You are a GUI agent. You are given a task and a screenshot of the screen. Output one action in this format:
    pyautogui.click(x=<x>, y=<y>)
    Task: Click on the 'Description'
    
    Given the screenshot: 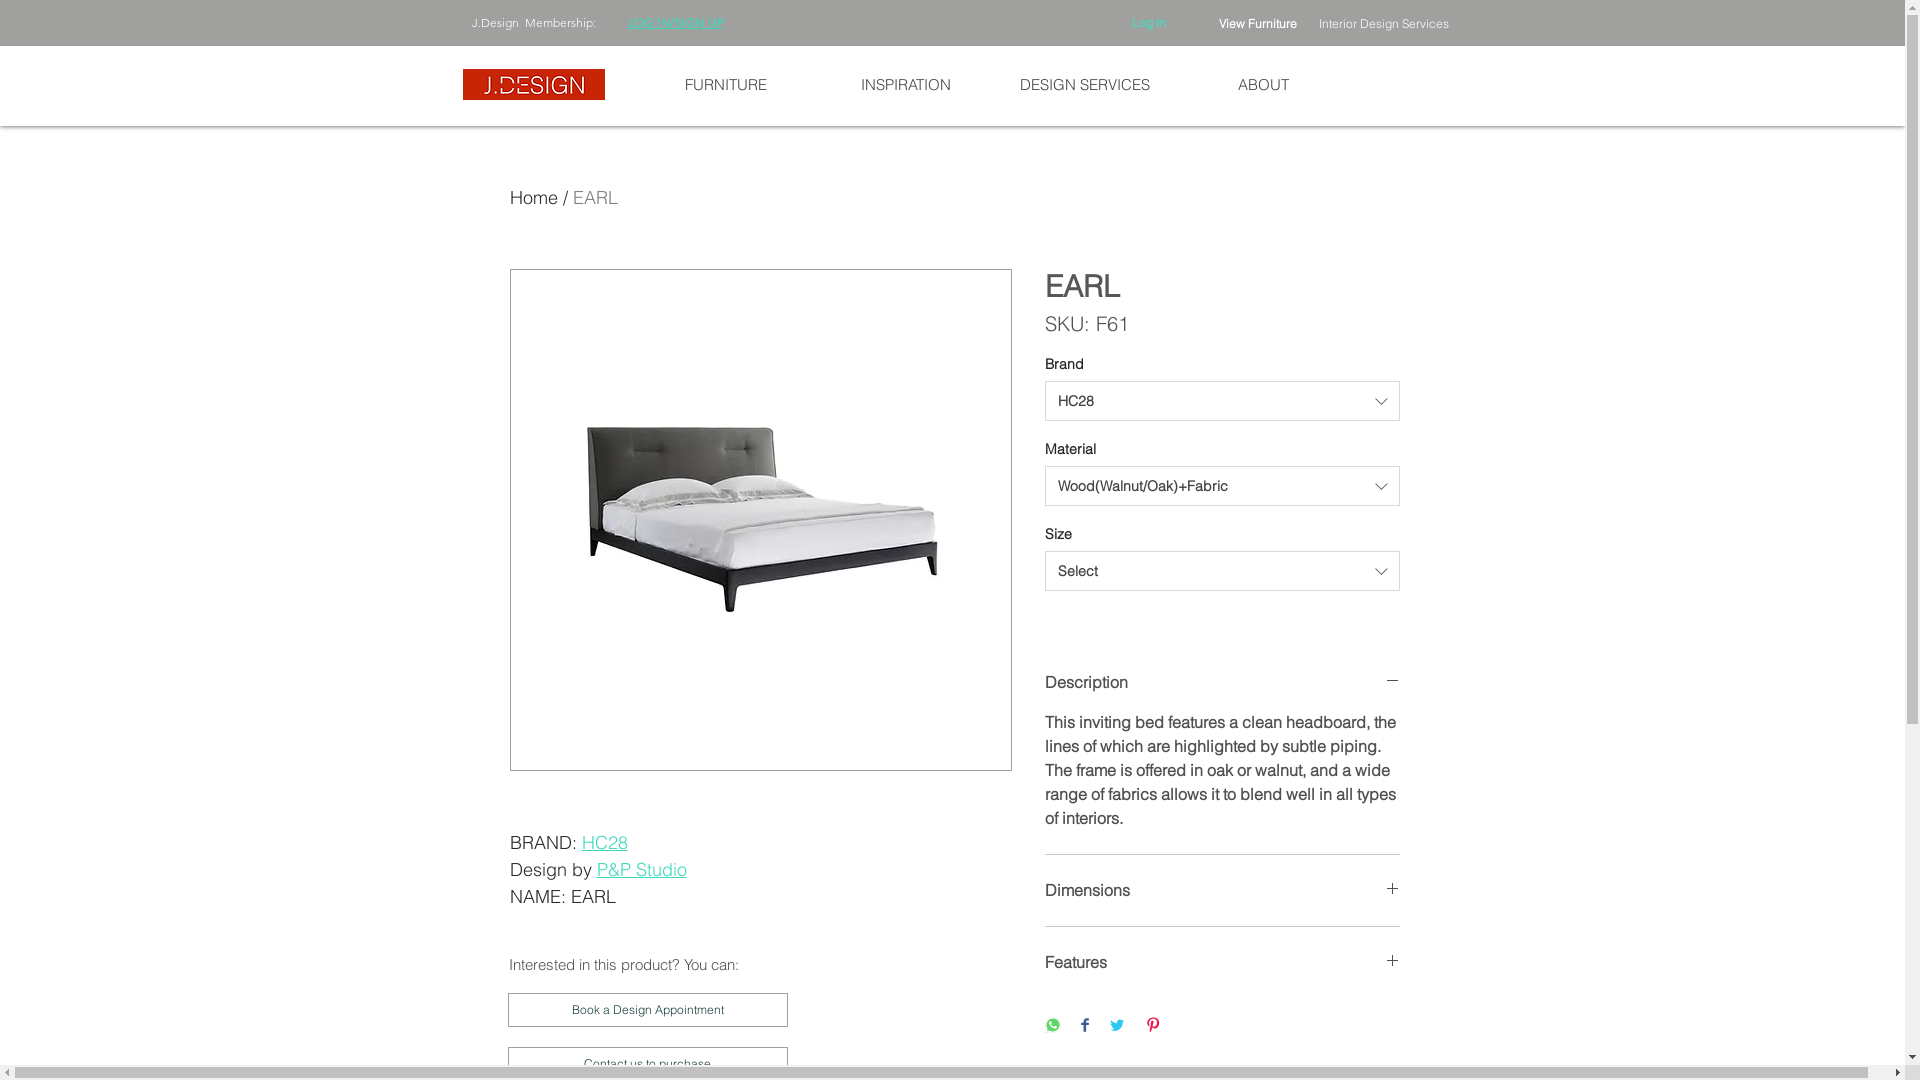 What is the action you would take?
    pyautogui.click(x=1220, y=681)
    